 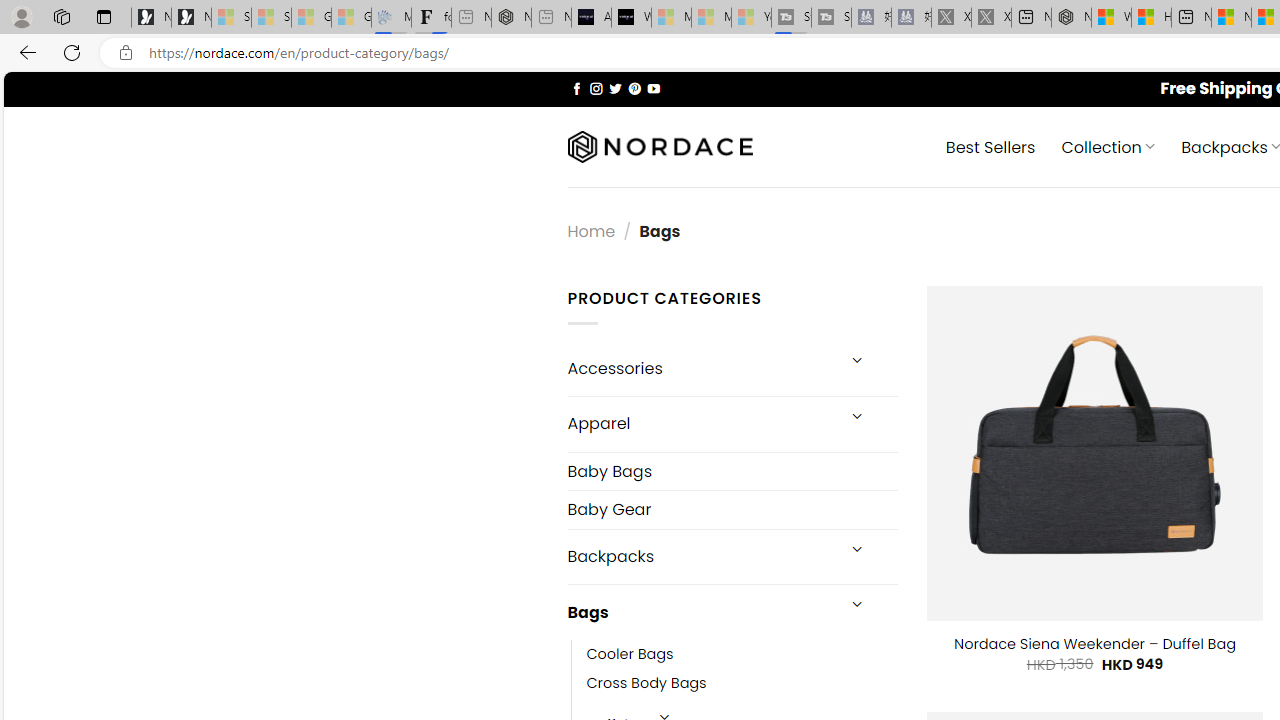 What do you see at coordinates (990, 145) in the screenshot?
I see `'  Best Sellers'` at bounding box center [990, 145].